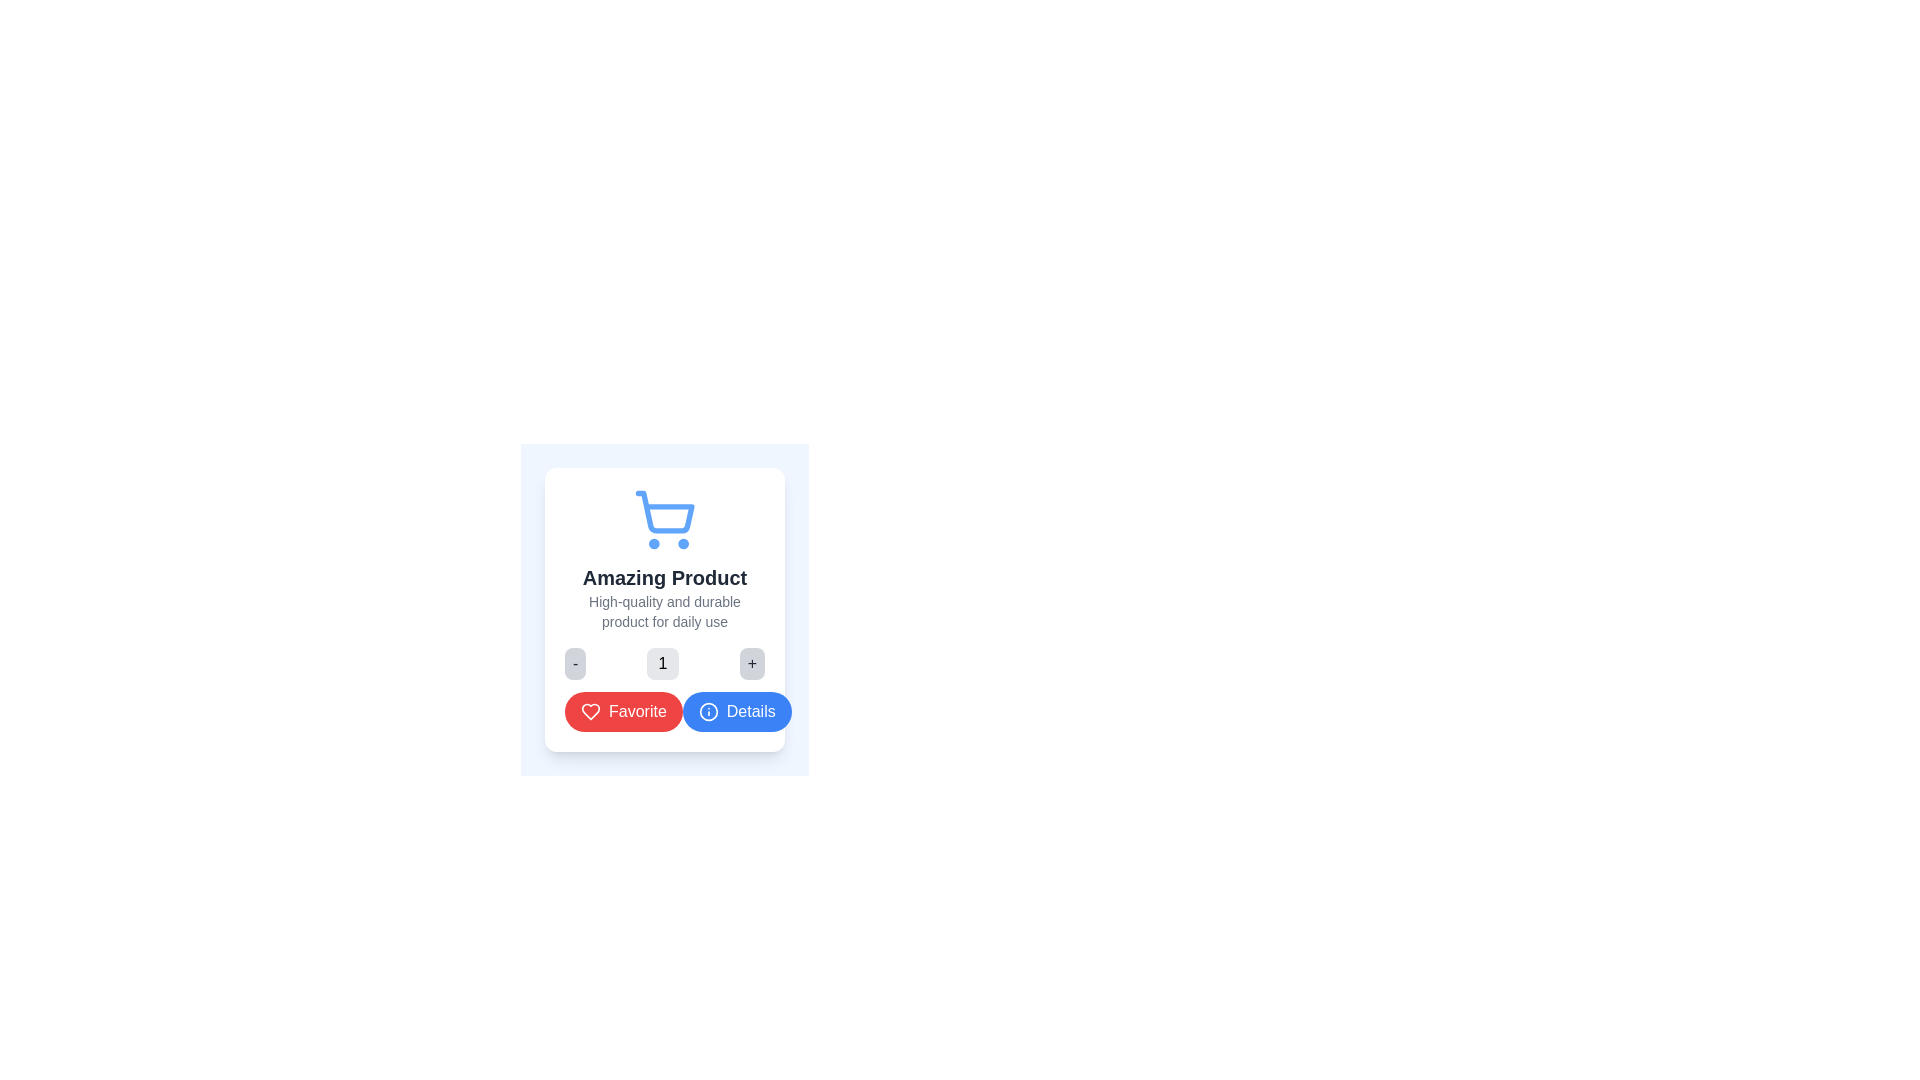 The image size is (1920, 1080). I want to click on the 'Favorite' button represented by a heart icon located on the leftmost side of the button group in the product card to mark the product as a favorite, so click(589, 711).